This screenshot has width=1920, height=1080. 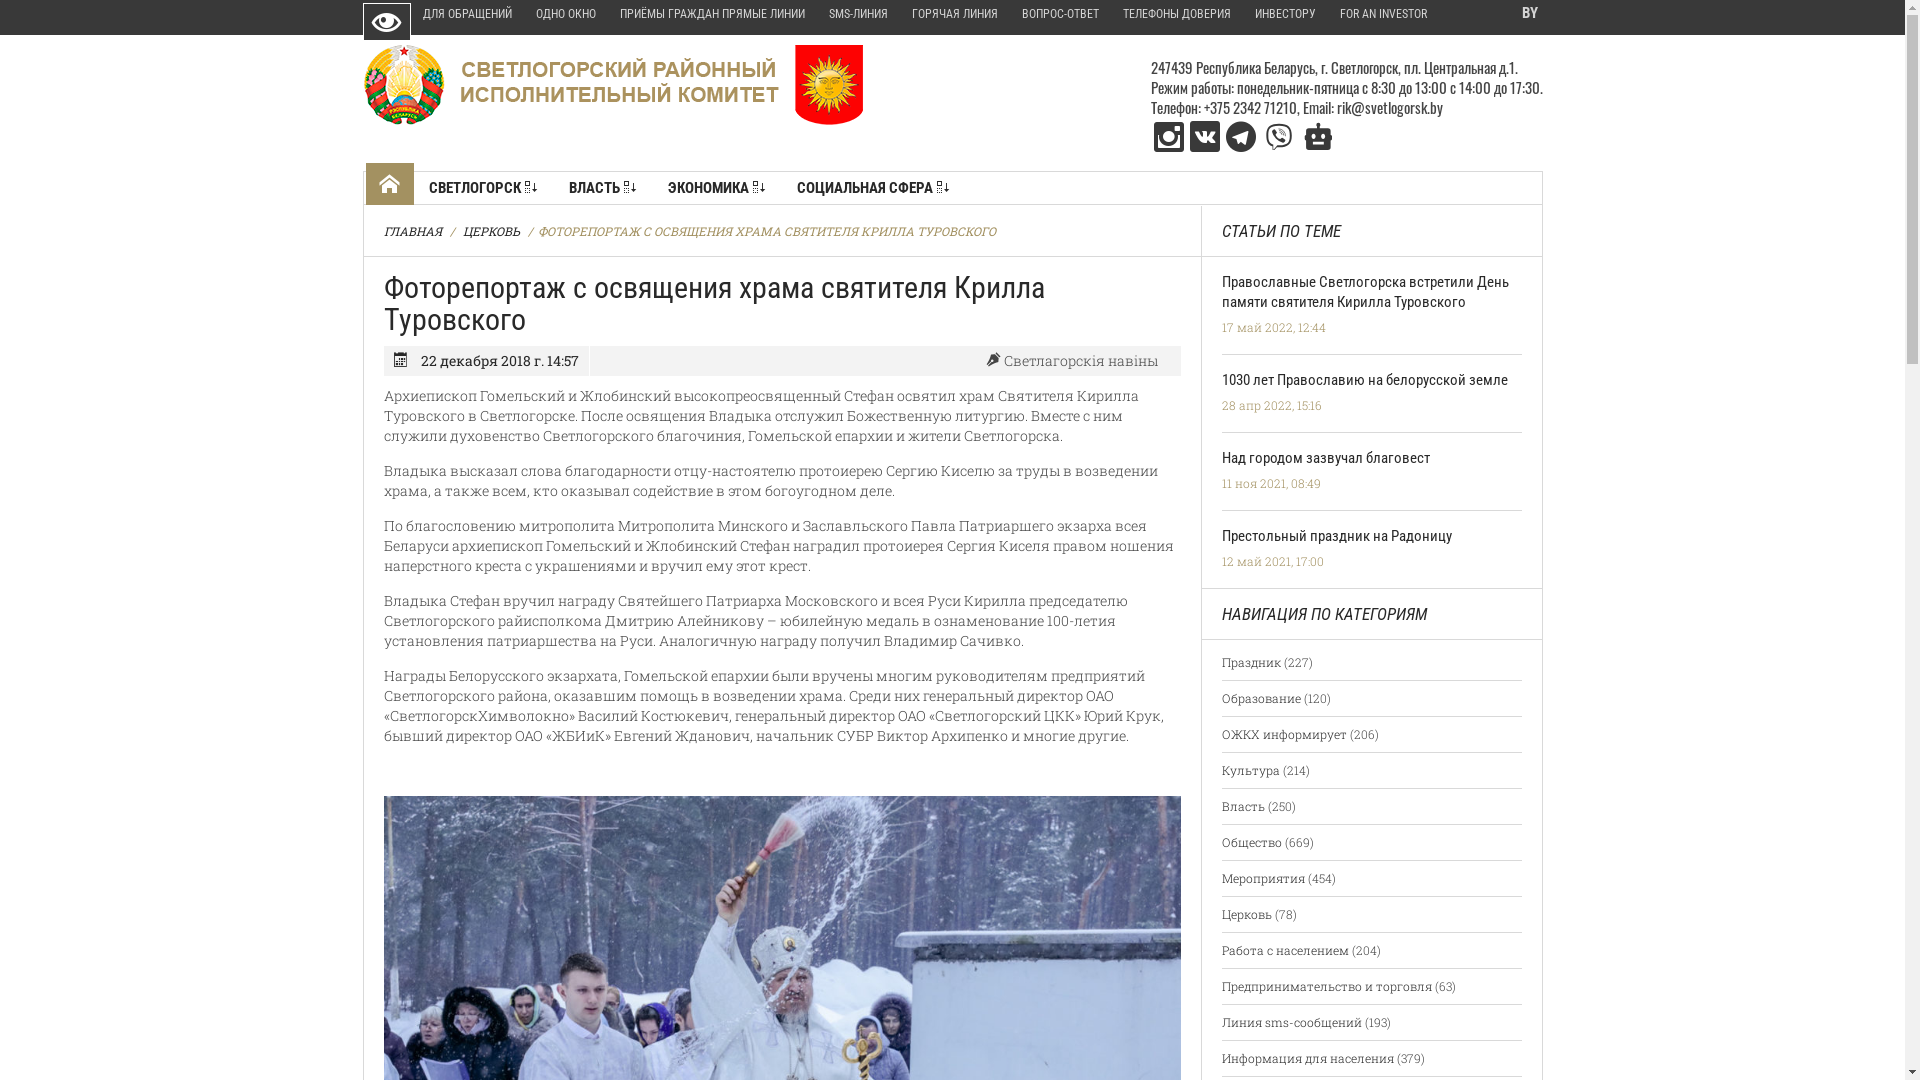 I want to click on 'FOR AN INVESTOR', so click(x=1382, y=15).